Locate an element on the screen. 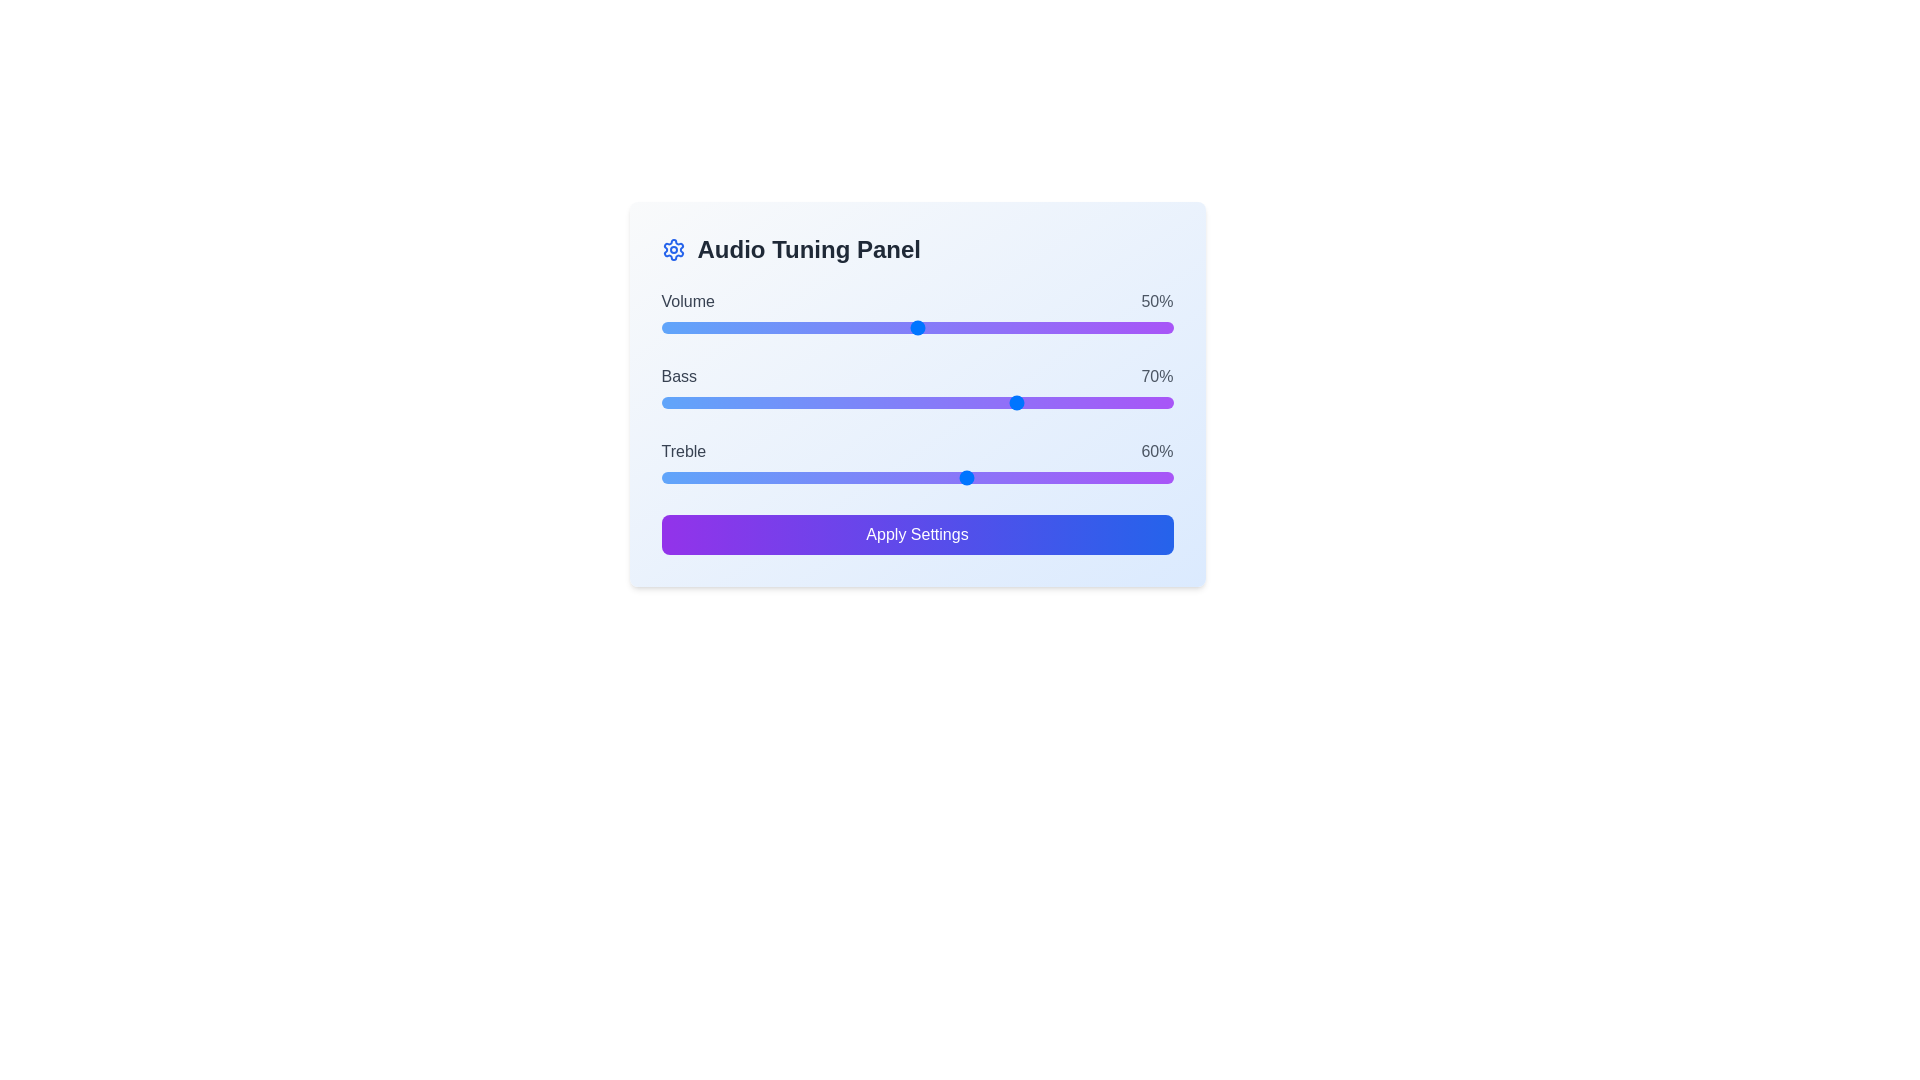  treble is located at coordinates (1163, 478).